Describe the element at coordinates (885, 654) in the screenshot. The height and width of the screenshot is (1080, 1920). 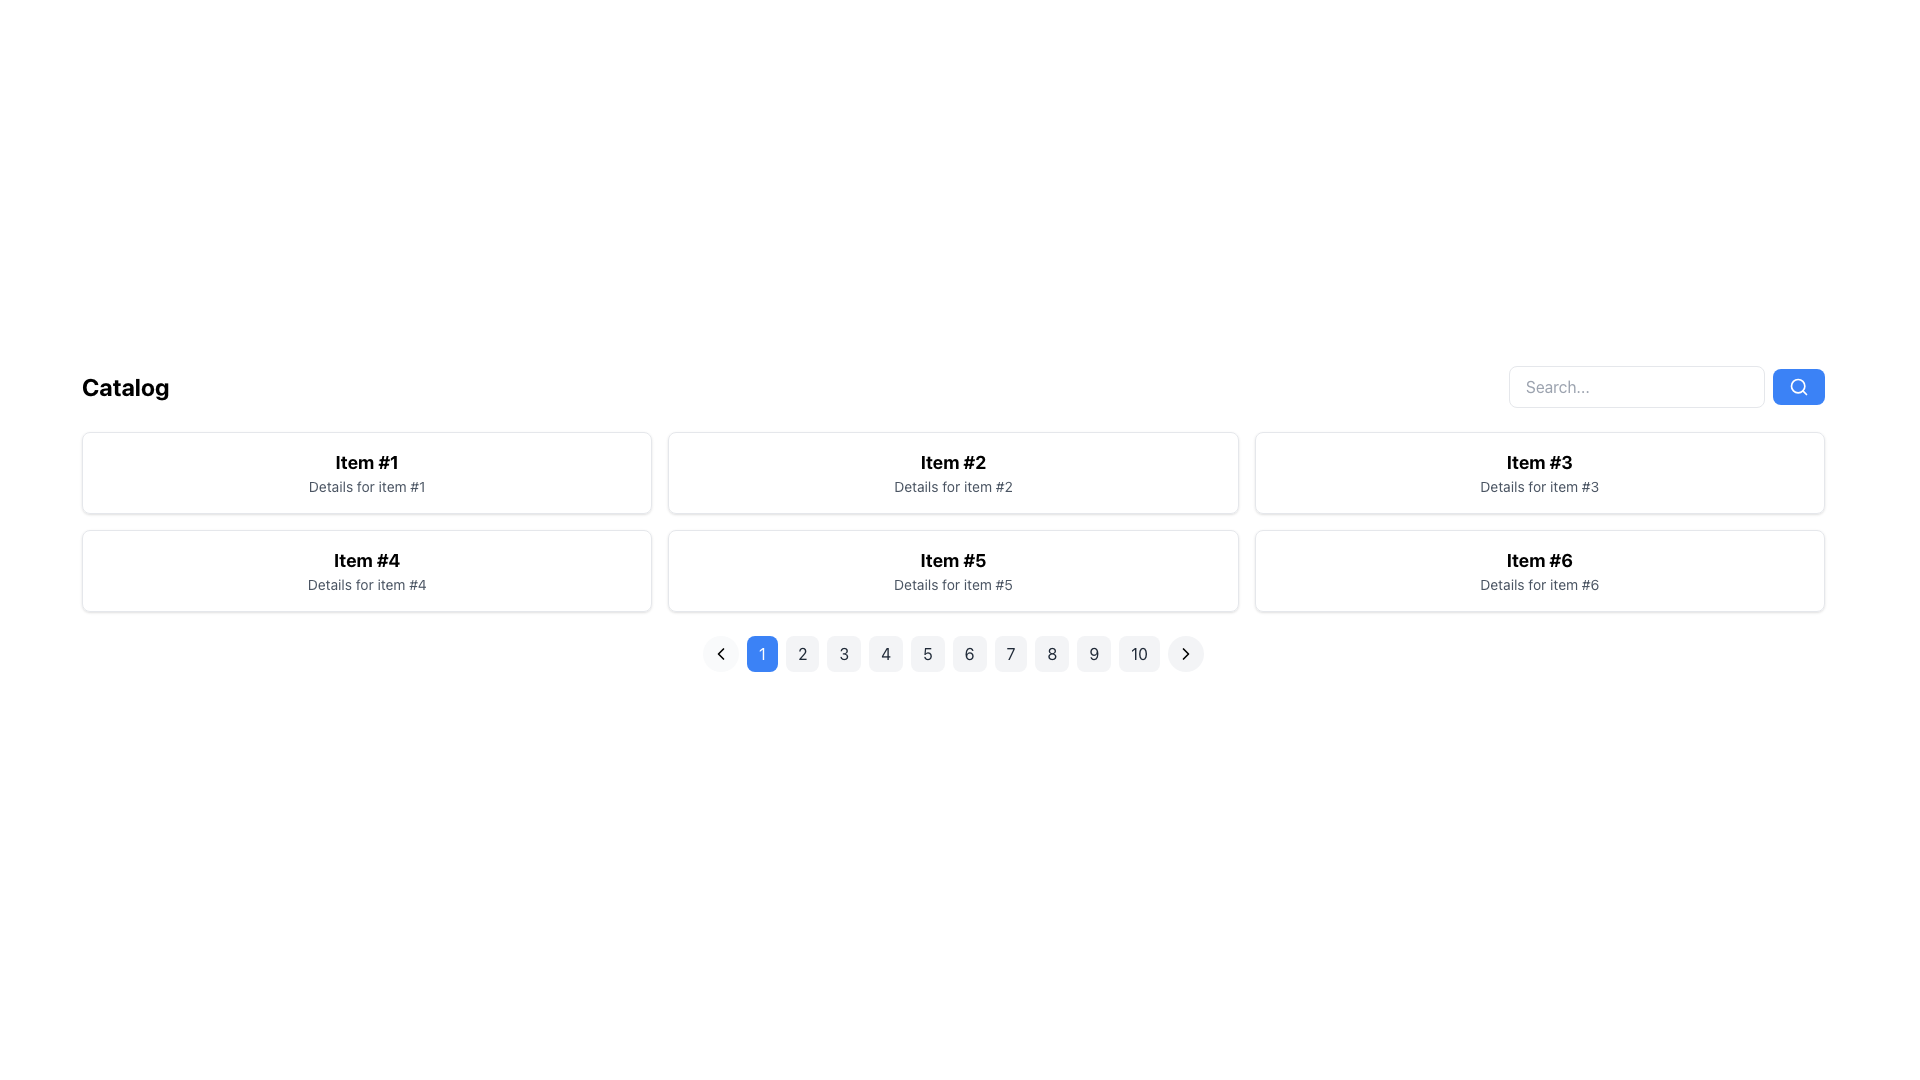
I see `the rectangular button with rounded edges containing the numeral '4' in a dark color, which is the fourth button in a series of numeric buttons within the pagination component` at that location.